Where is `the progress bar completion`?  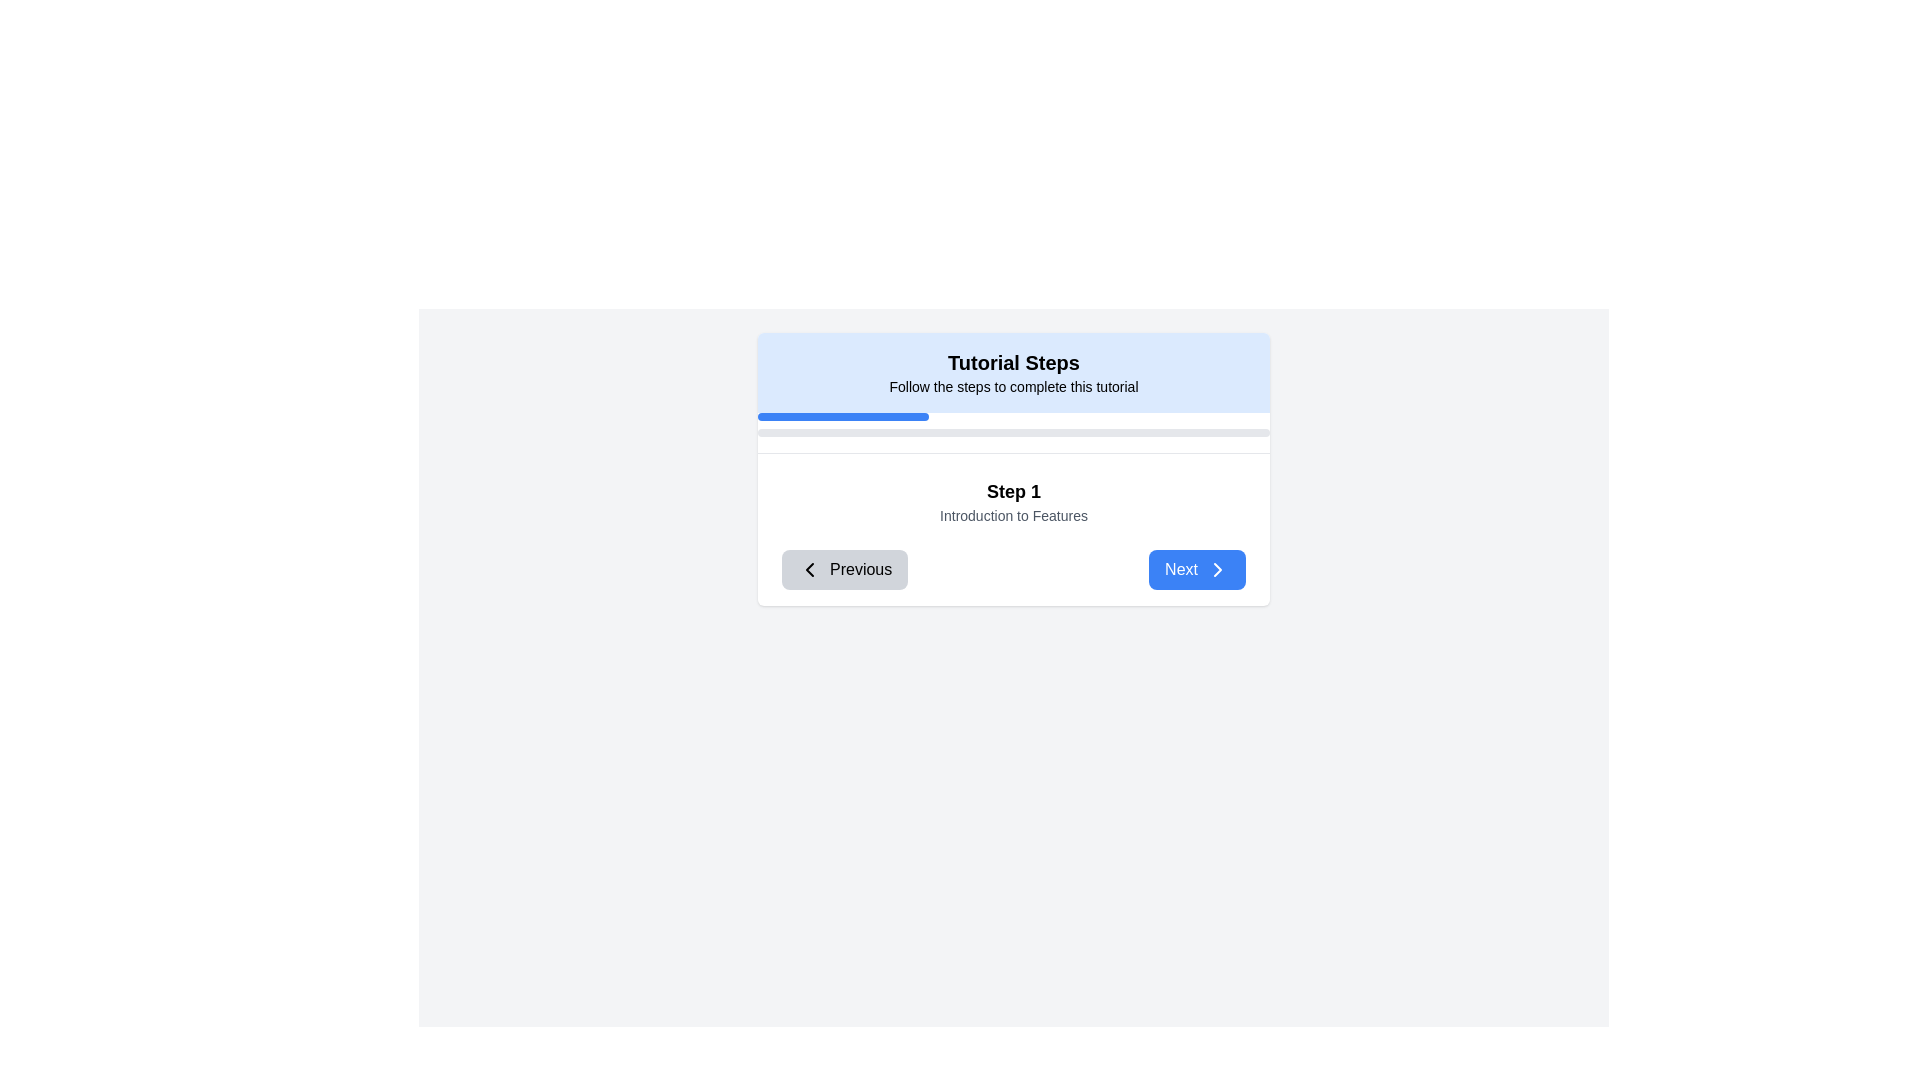
the progress bar completion is located at coordinates (772, 431).